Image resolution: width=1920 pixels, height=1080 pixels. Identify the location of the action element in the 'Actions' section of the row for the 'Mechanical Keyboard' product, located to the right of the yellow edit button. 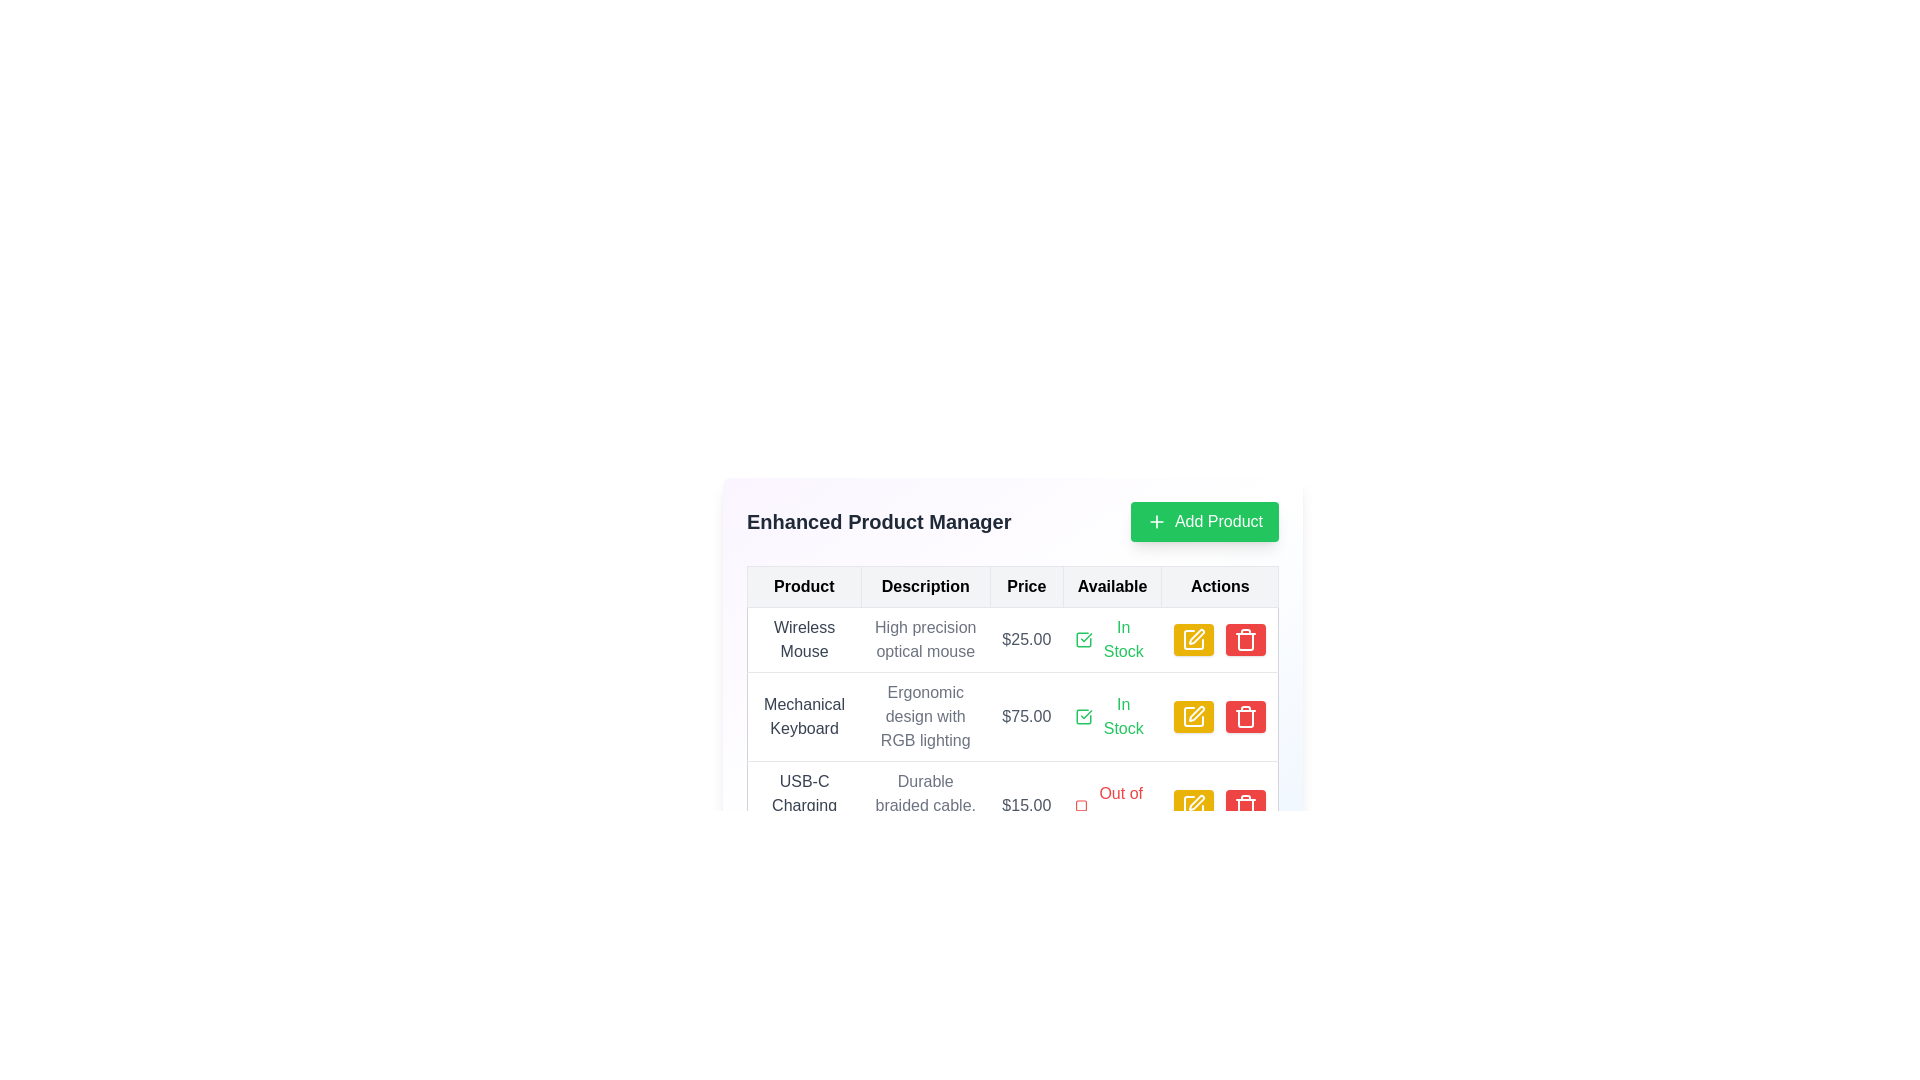
(1219, 716).